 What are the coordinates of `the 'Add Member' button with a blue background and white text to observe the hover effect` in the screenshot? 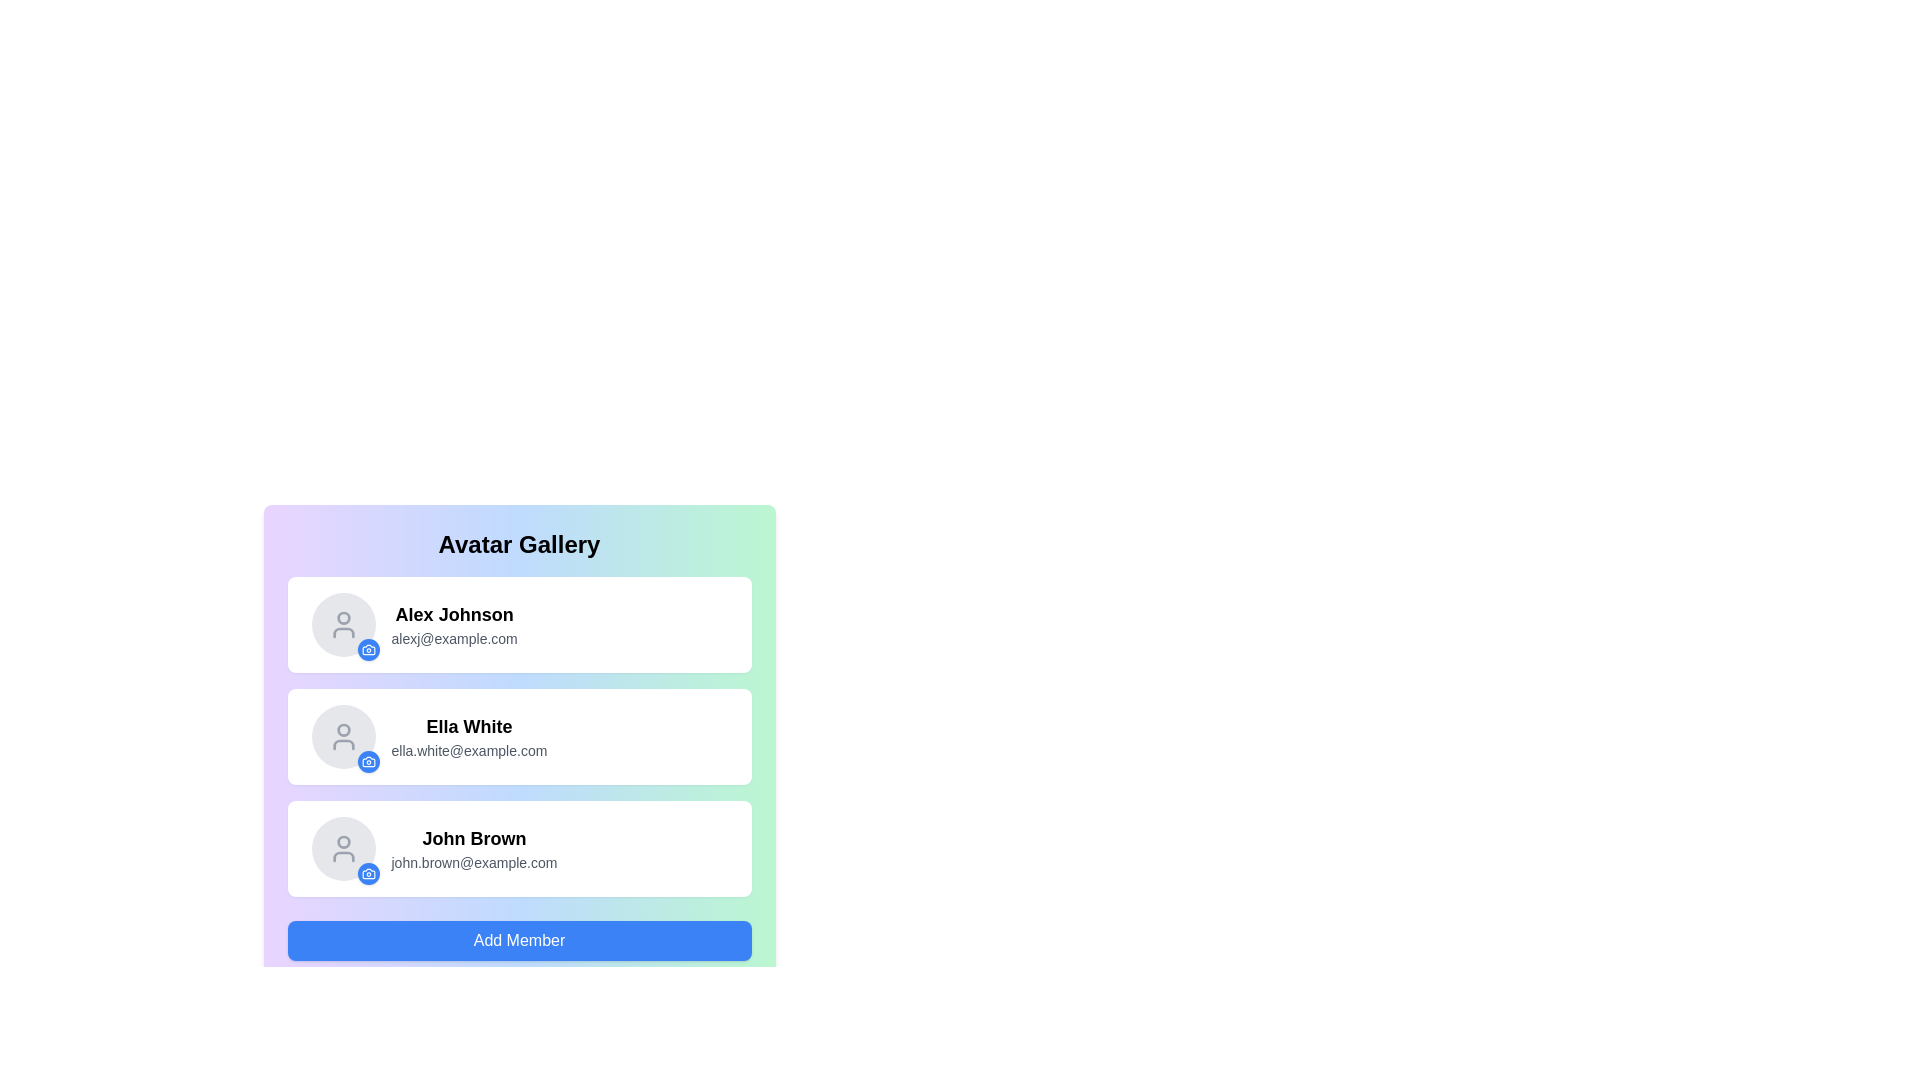 It's located at (519, 941).